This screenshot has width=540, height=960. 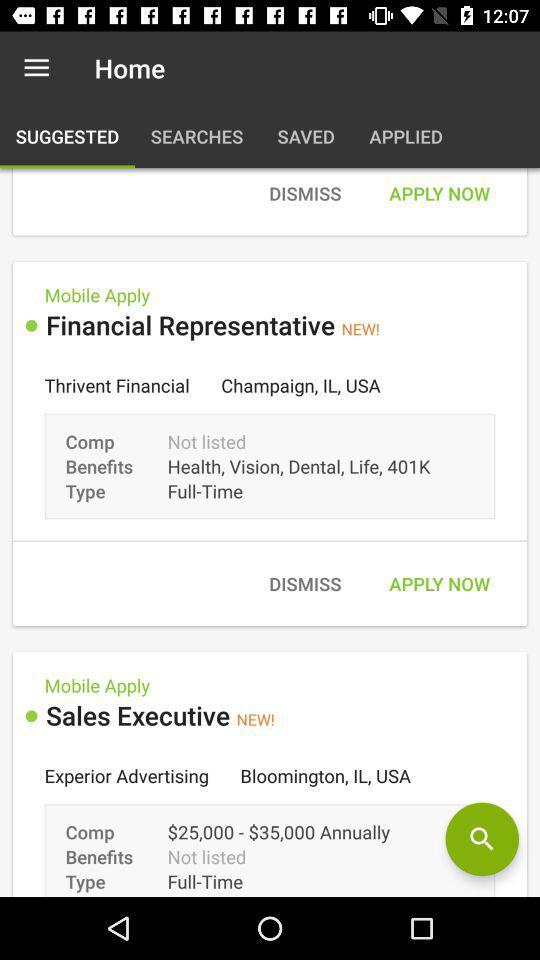 I want to click on the item above the suggested icon, so click(x=36, y=68).